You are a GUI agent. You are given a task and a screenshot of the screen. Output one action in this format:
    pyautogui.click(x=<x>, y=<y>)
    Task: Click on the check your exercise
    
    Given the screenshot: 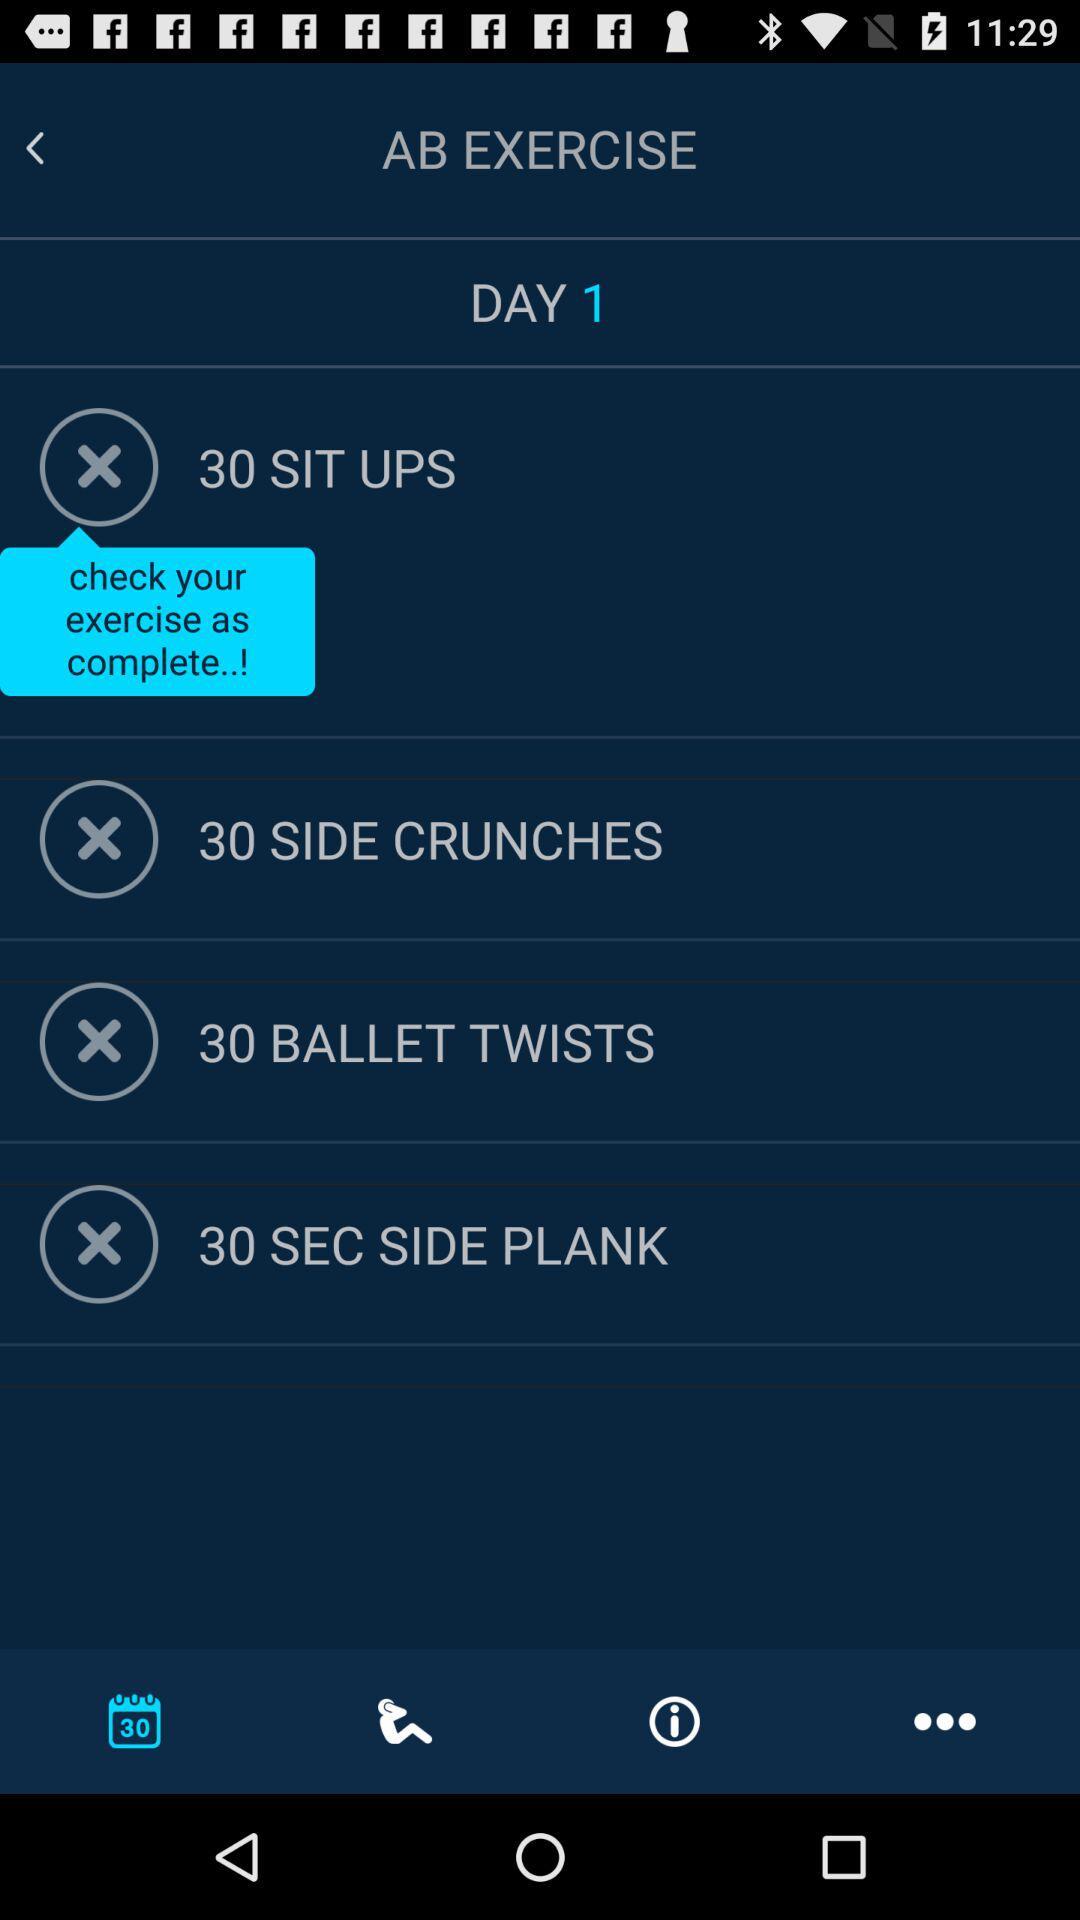 What is the action you would take?
    pyautogui.click(x=156, y=610)
    